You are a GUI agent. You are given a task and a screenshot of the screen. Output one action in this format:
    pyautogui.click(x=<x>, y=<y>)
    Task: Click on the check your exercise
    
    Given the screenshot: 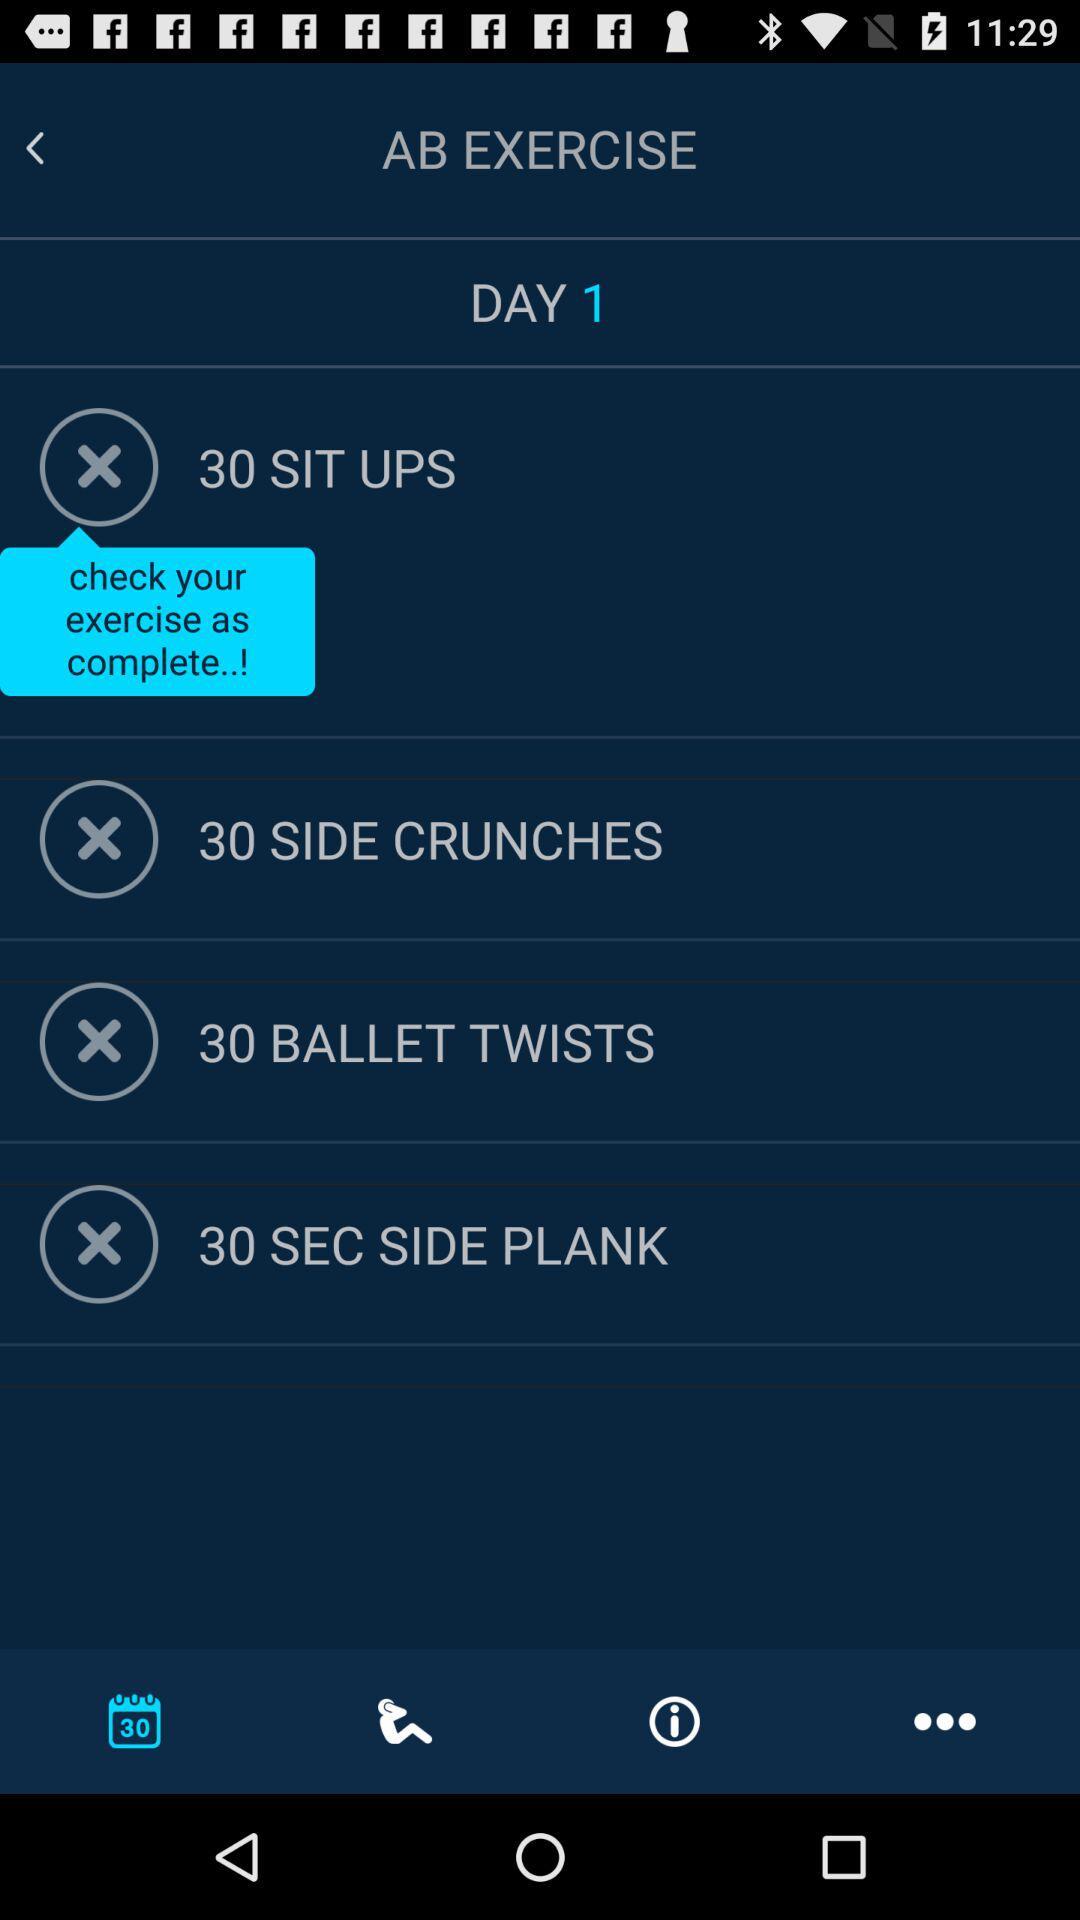 What is the action you would take?
    pyautogui.click(x=156, y=610)
    